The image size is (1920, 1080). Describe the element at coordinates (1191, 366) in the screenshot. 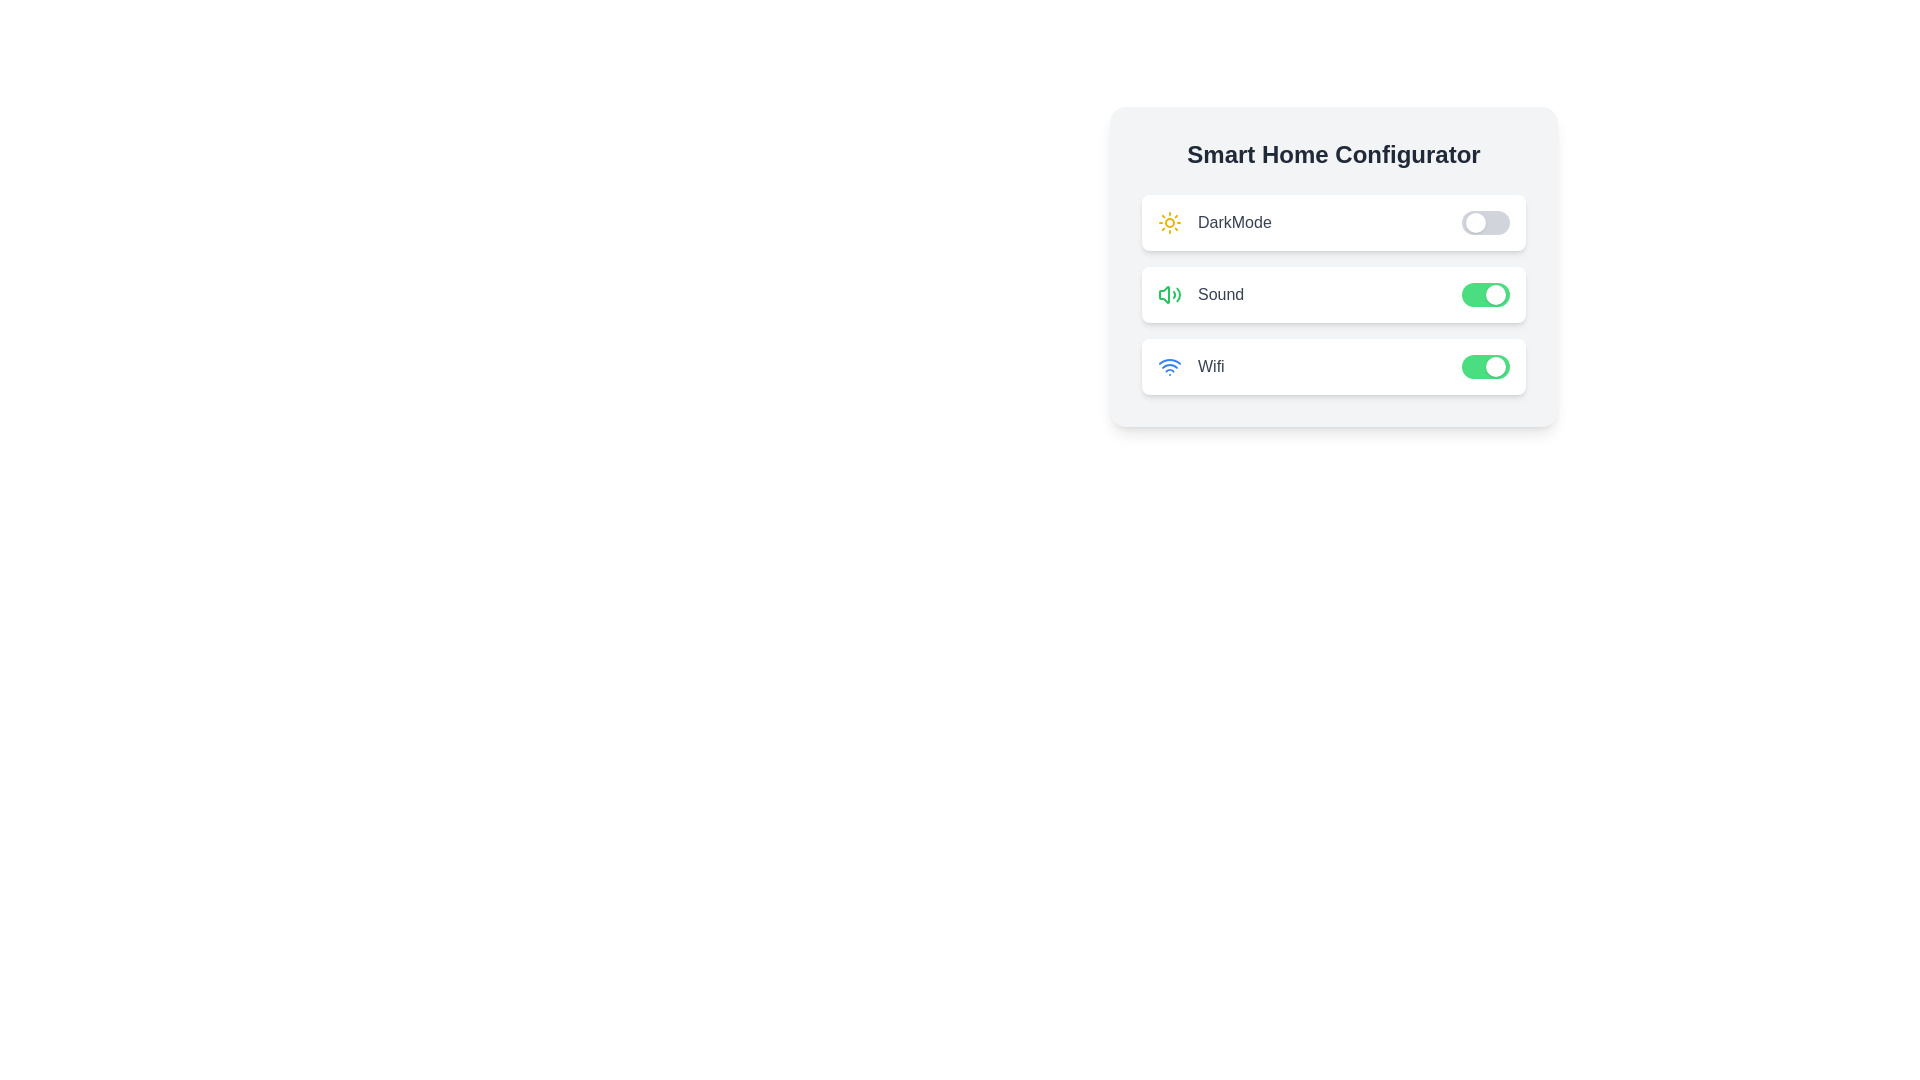

I see `the Wi-Fi configuration label with icon in the 'Smart Home Configurator' card, located in the third row to the leftmost side` at that location.